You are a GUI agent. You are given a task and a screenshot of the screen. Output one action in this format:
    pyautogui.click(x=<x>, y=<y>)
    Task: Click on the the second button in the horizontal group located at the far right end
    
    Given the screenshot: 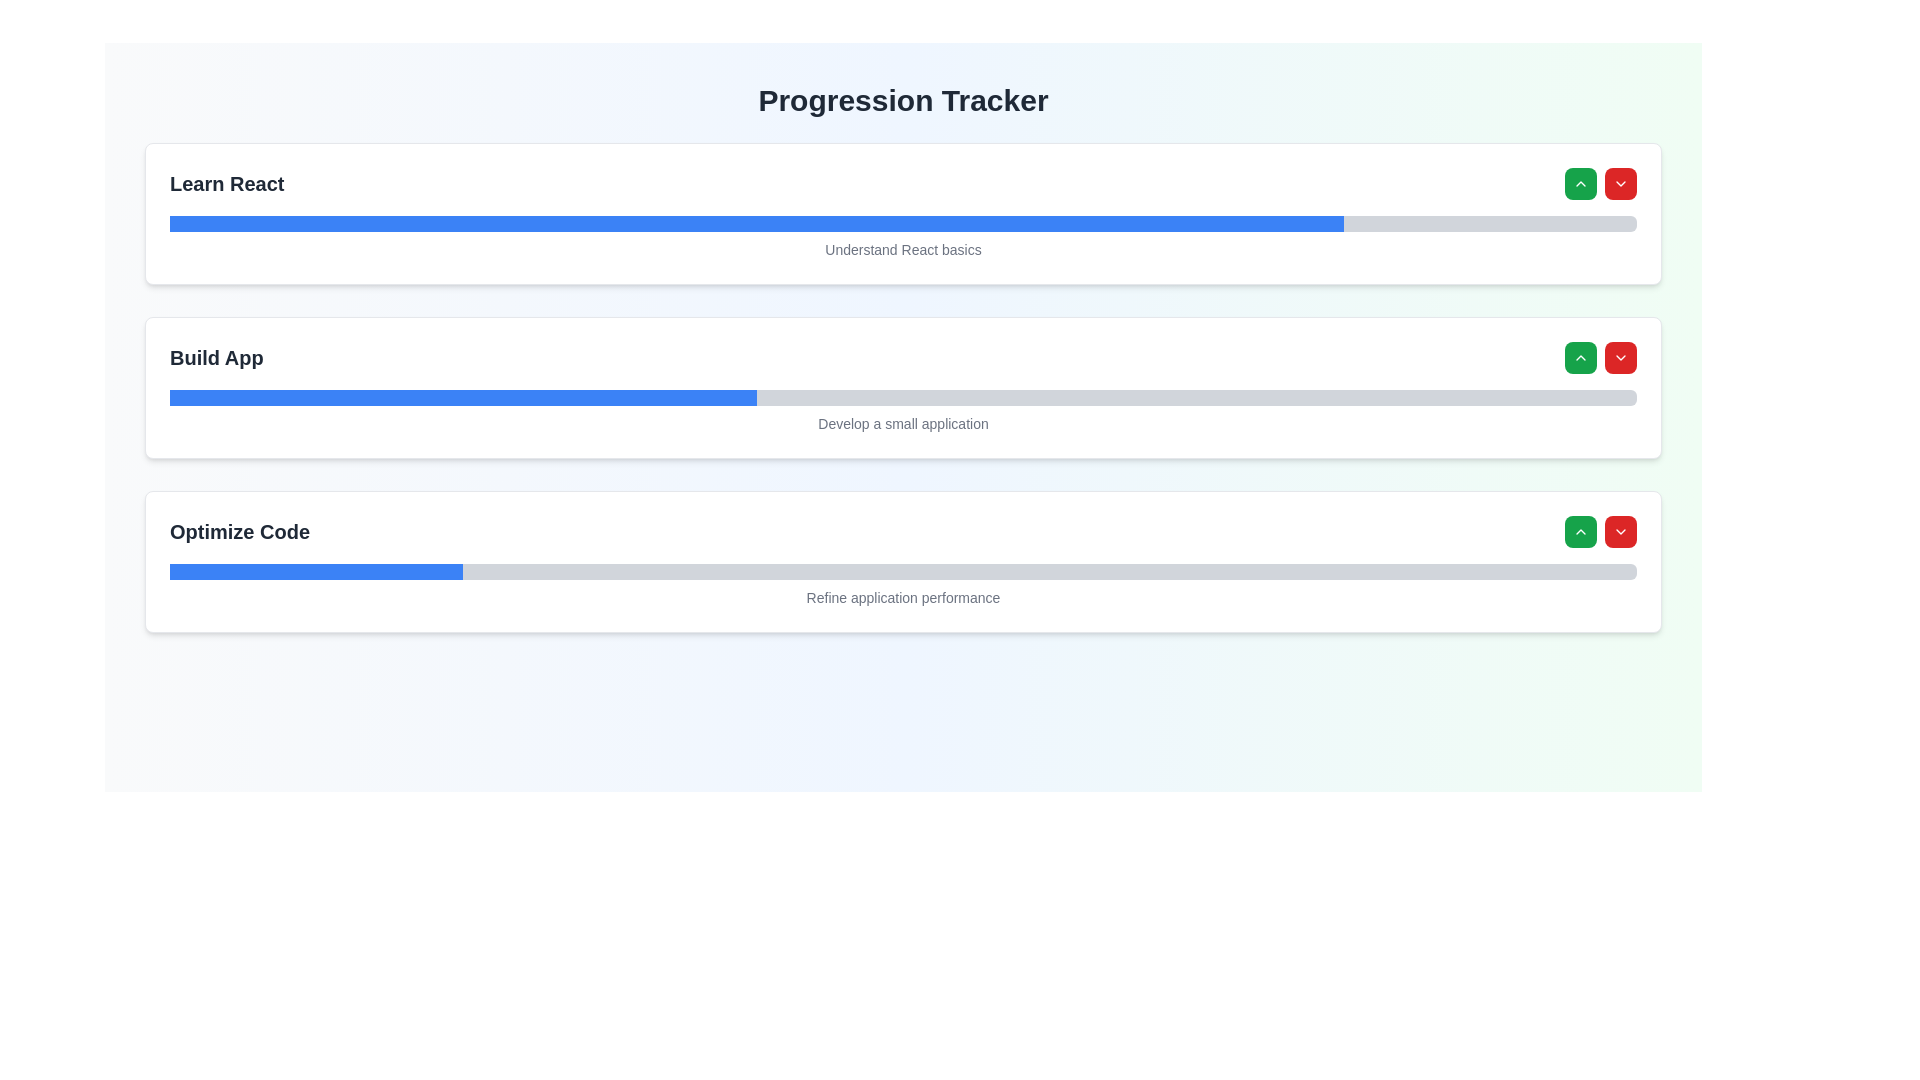 What is the action you would take?
    pyautogui.click(x=1621, y=531)
    